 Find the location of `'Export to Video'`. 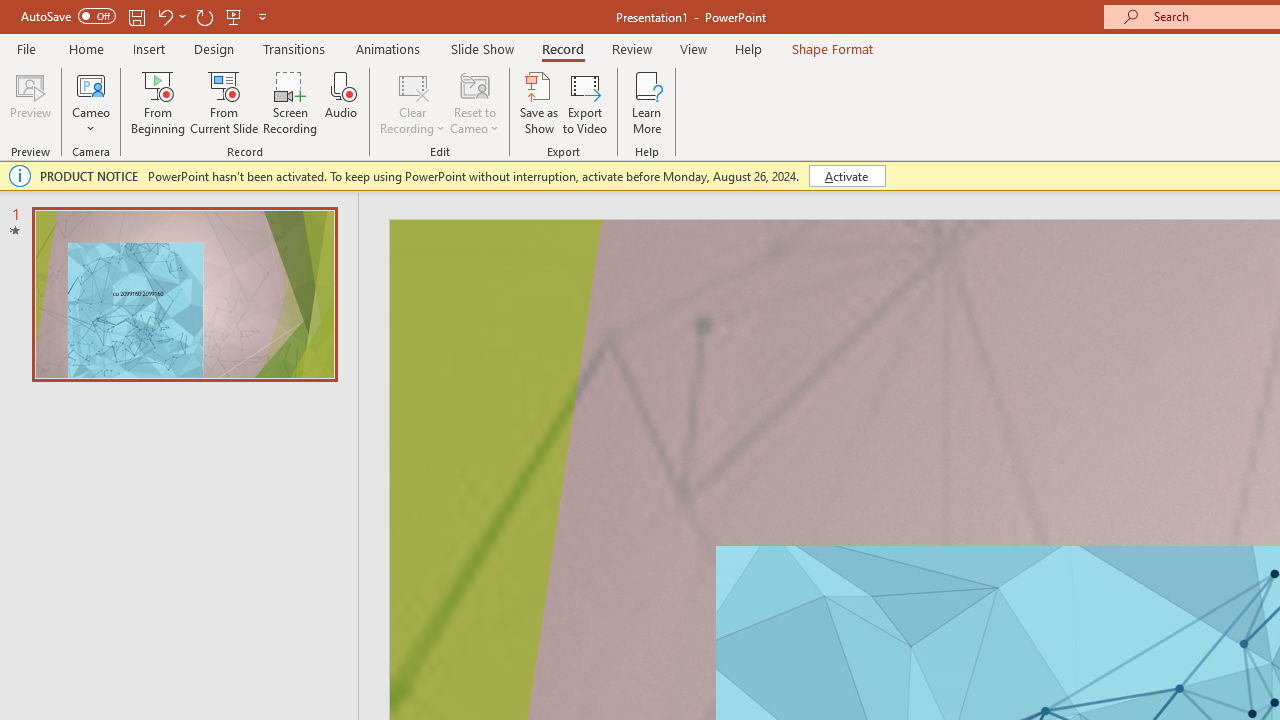

'Export to Video' is located at coordinates (584, 103).